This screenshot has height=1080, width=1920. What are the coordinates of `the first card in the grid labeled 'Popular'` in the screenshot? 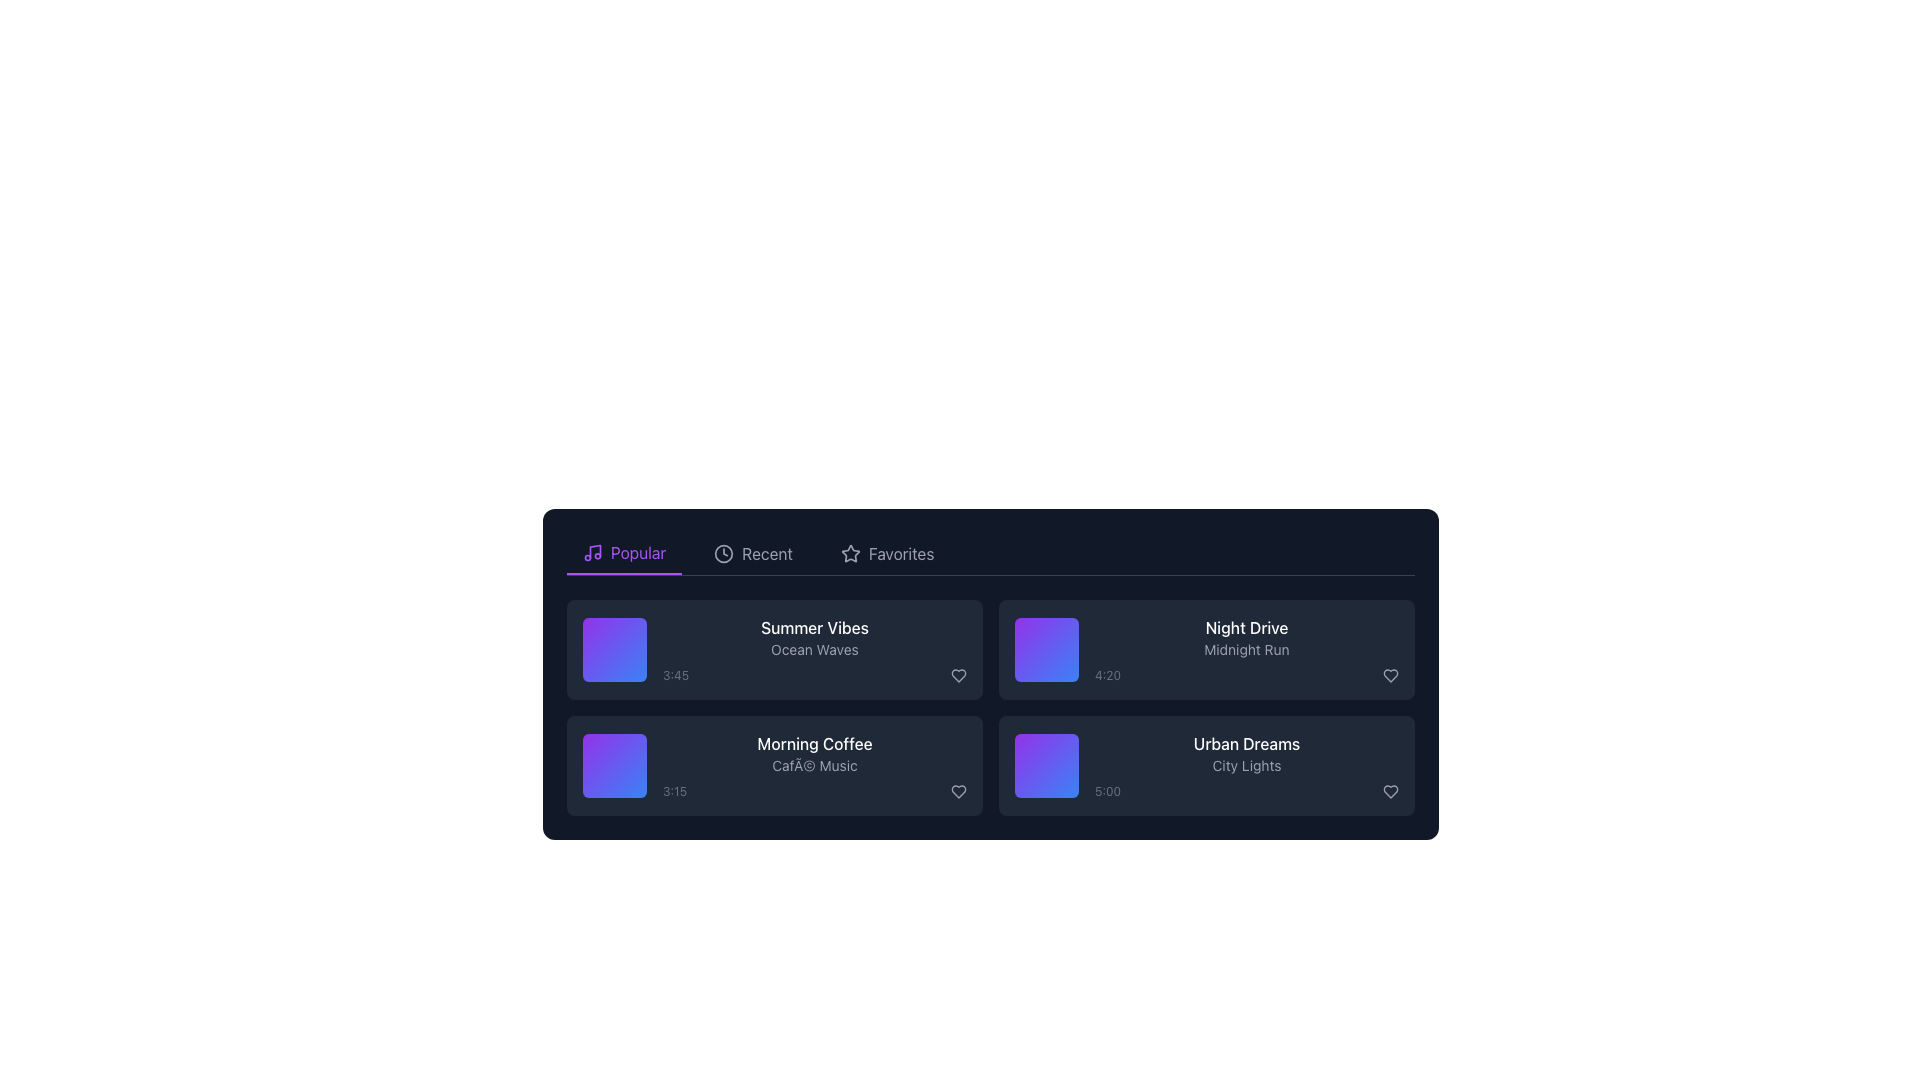 It's located at (773, 650).